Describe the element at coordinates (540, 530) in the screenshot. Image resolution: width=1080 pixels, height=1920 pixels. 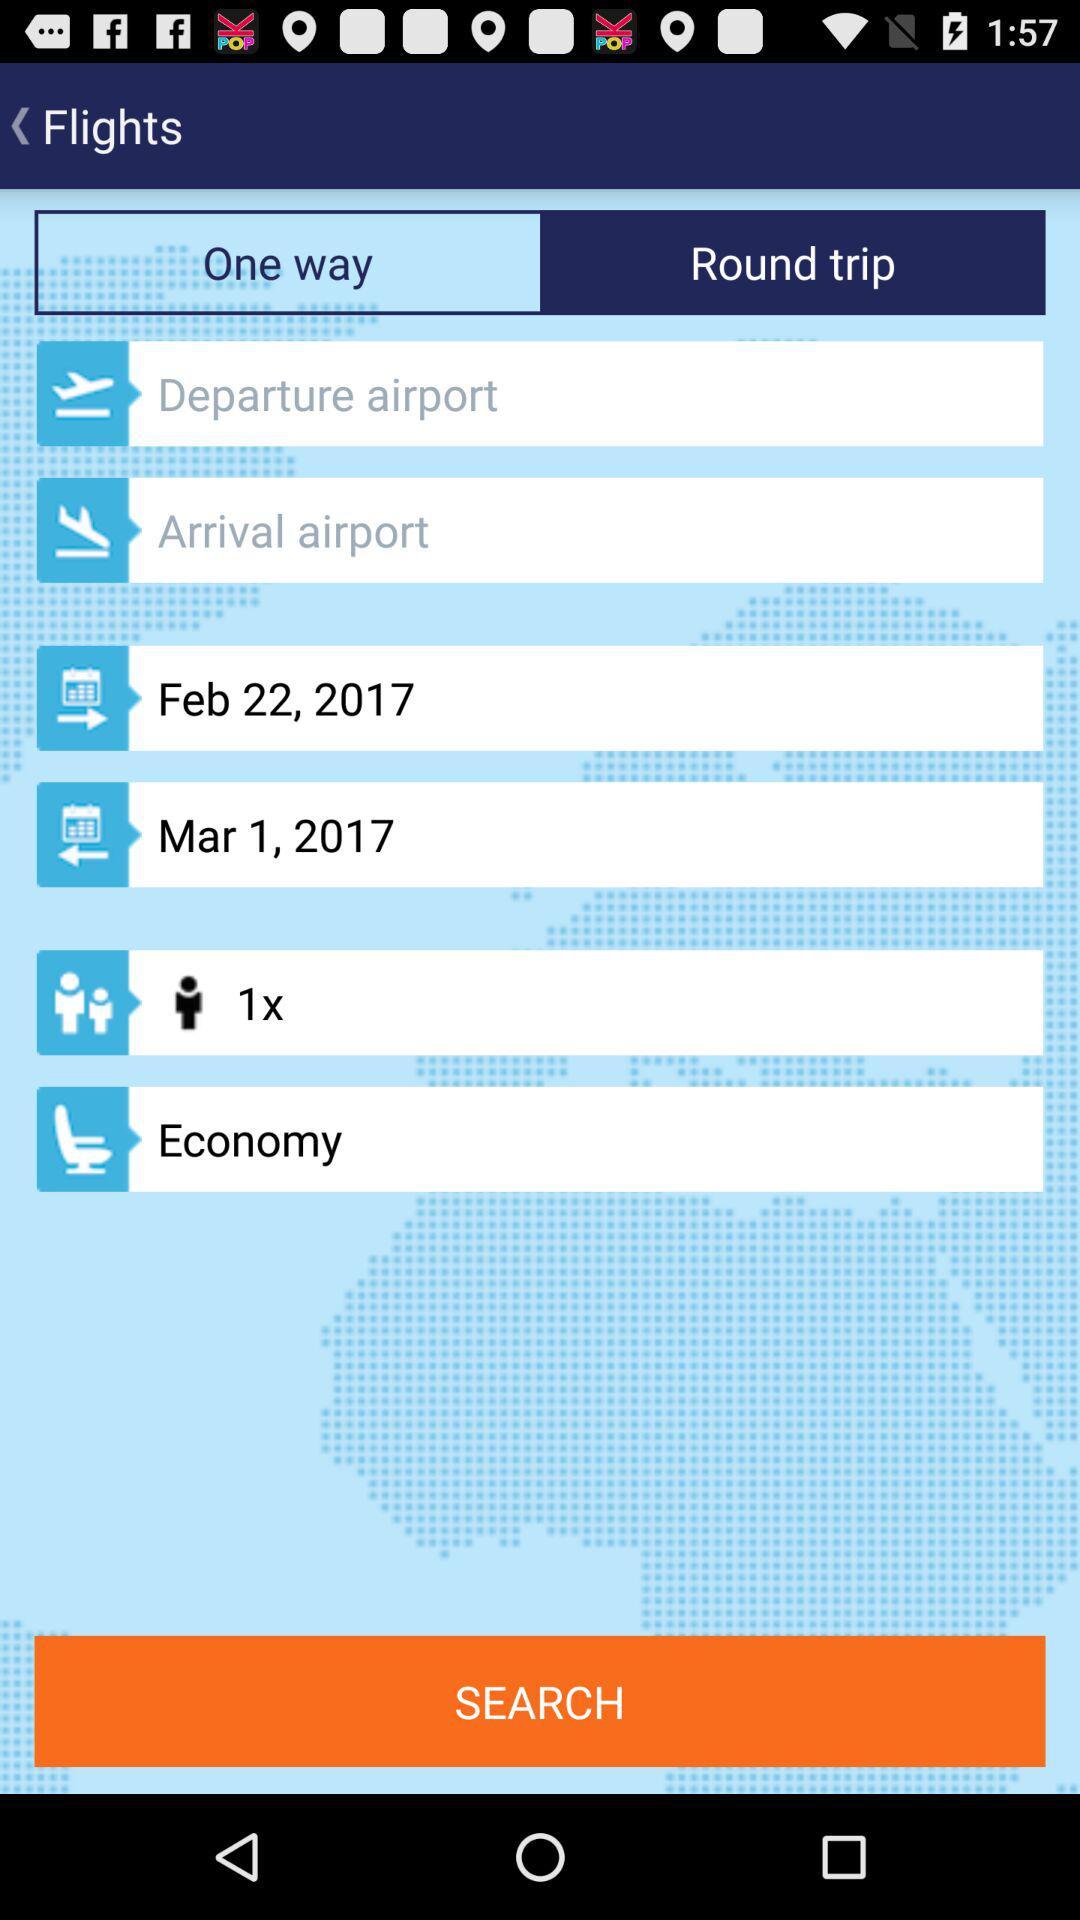
I see `arrival airport` at that location.